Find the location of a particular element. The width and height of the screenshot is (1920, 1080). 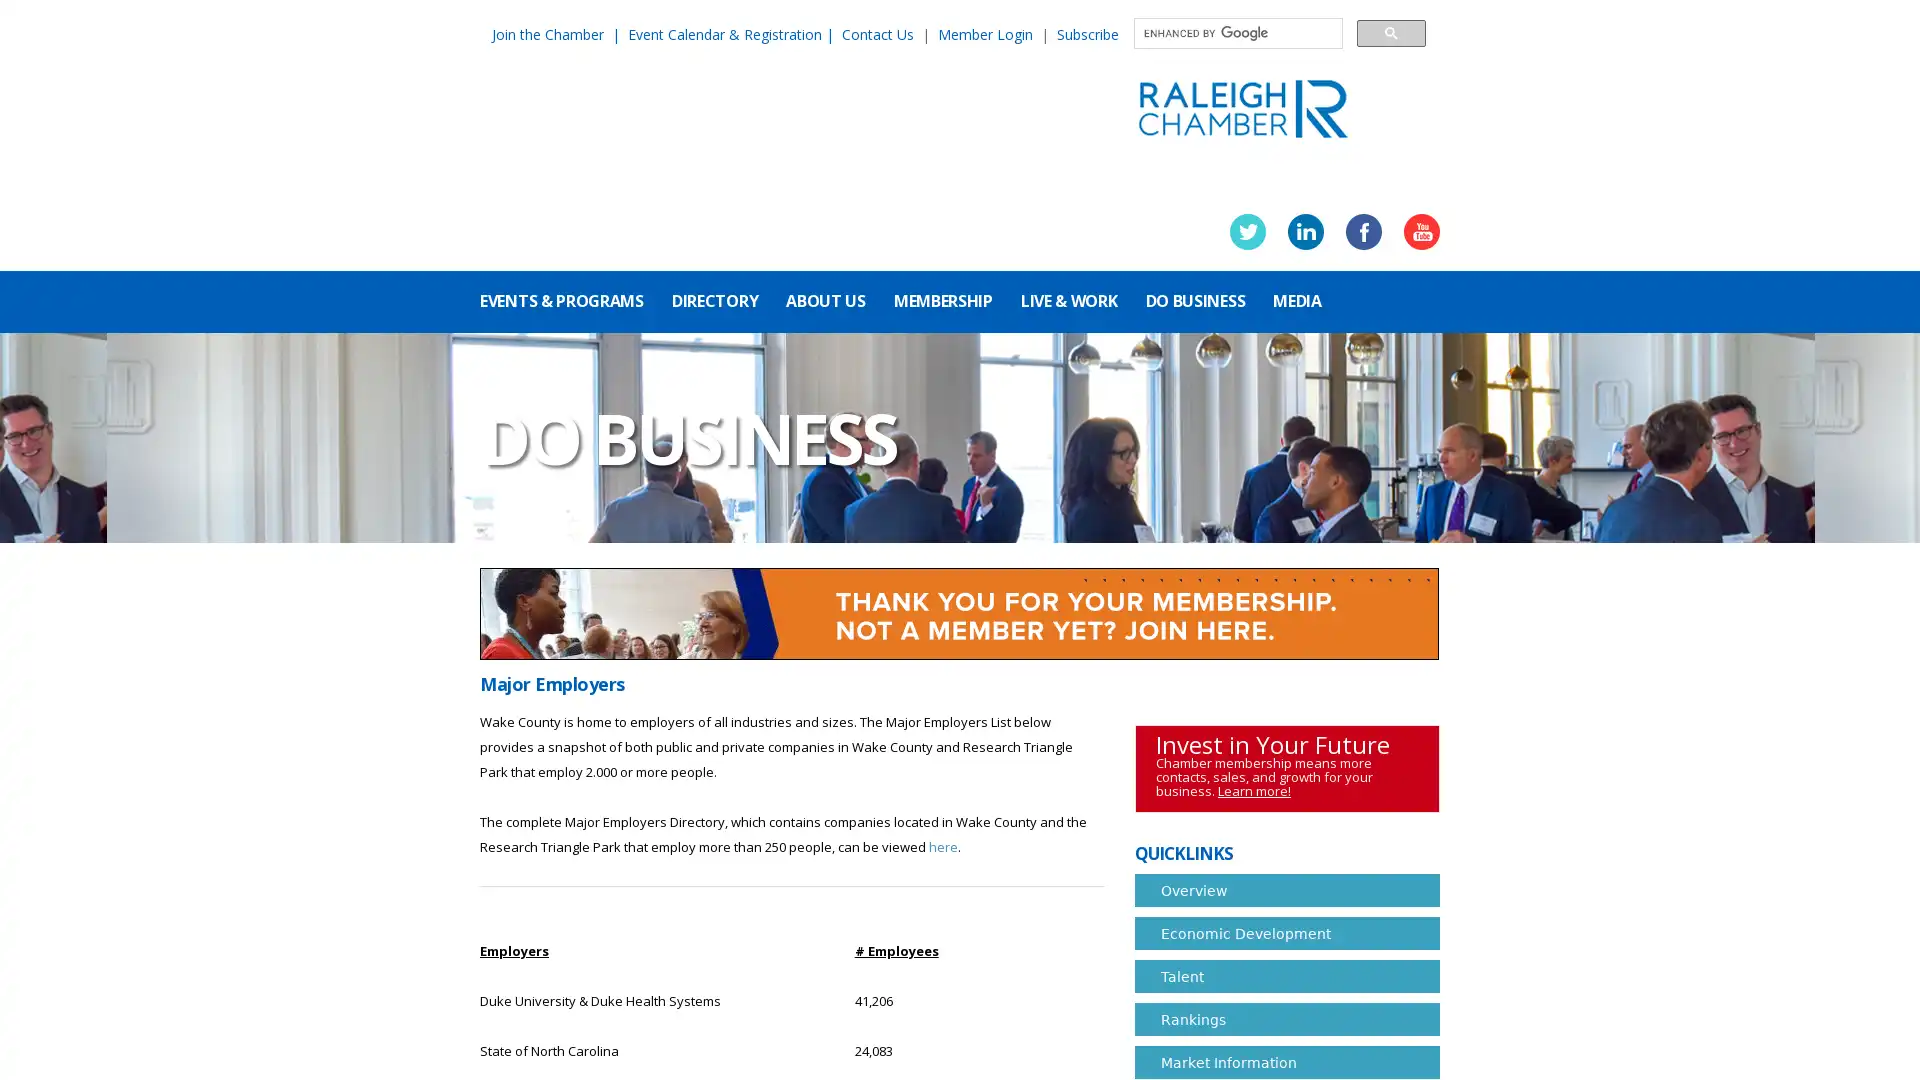

search is located at coordinates (1390, 32).